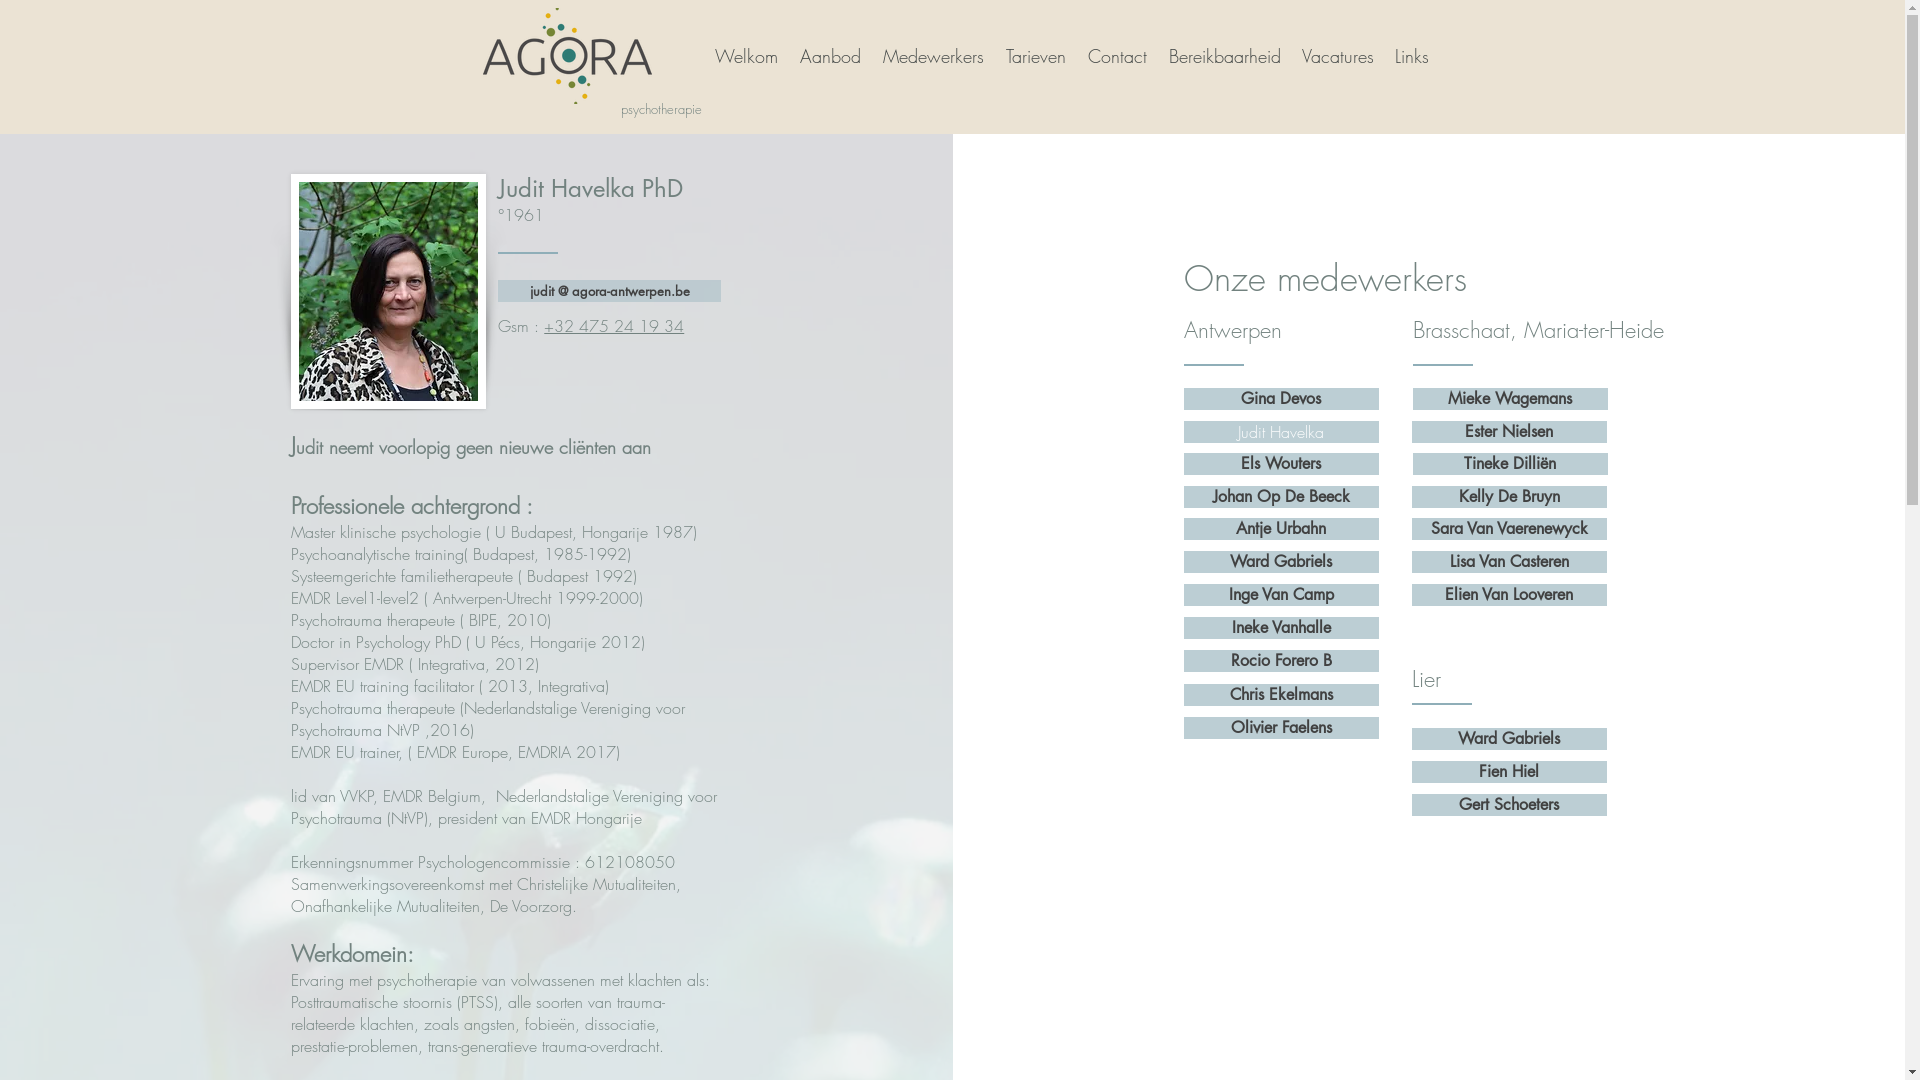  I want to click on 'Contact', so click(1115, 55).